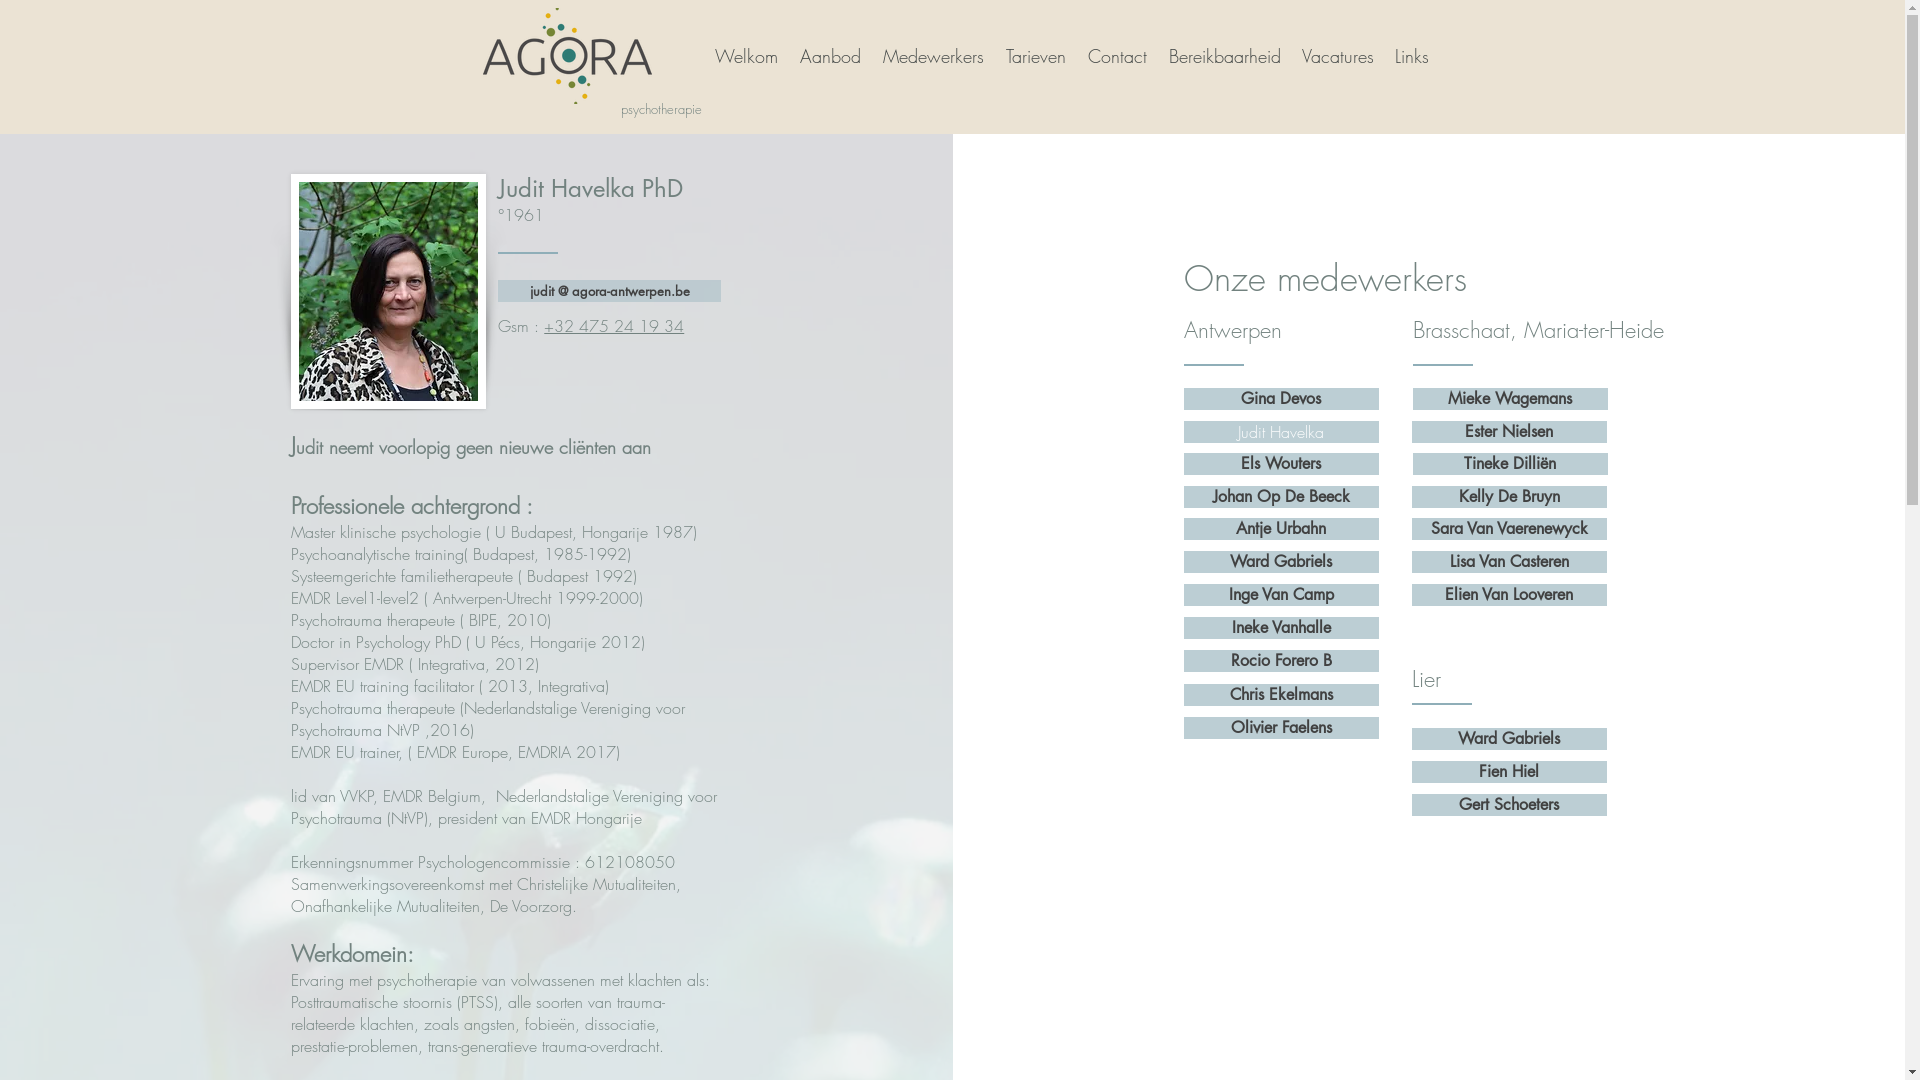  I want to click on 'Contact', so click(1115, 55).